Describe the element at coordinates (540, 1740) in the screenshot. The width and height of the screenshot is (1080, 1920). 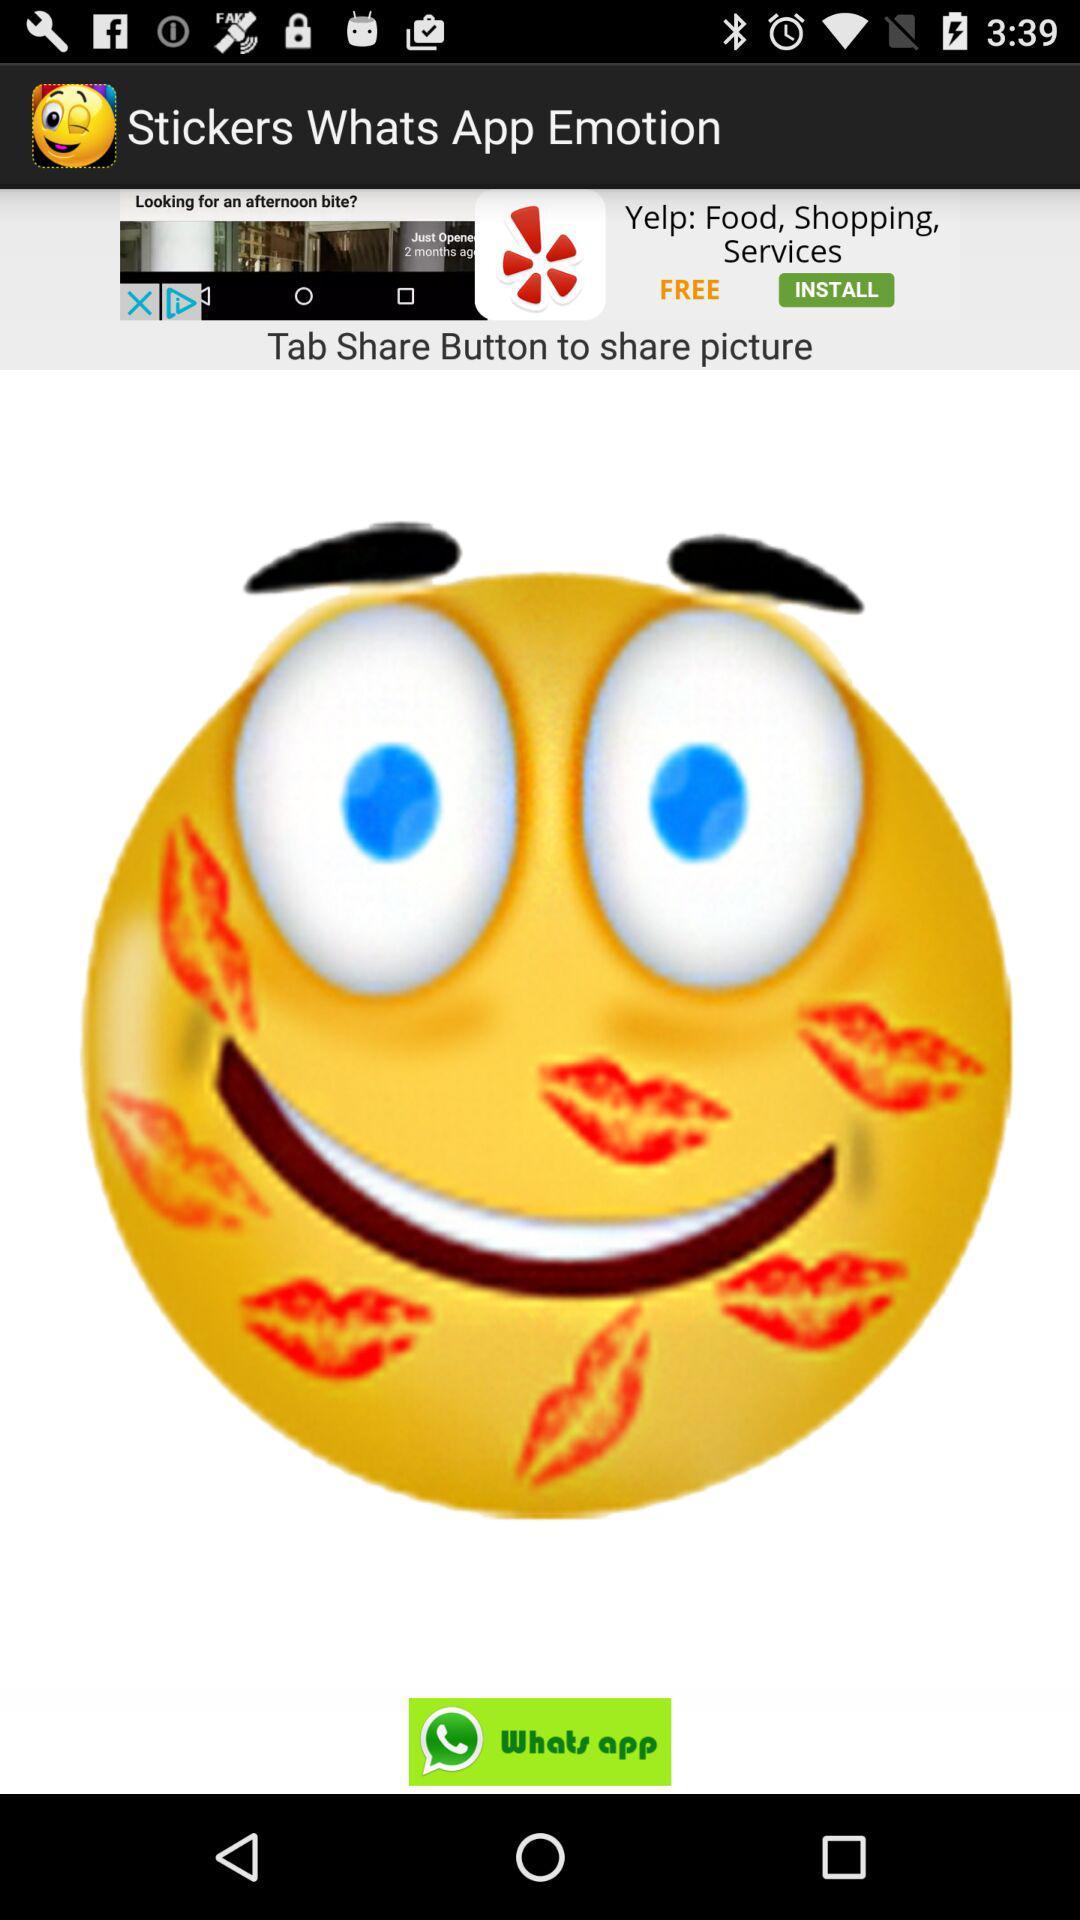
I see `next` at that location.